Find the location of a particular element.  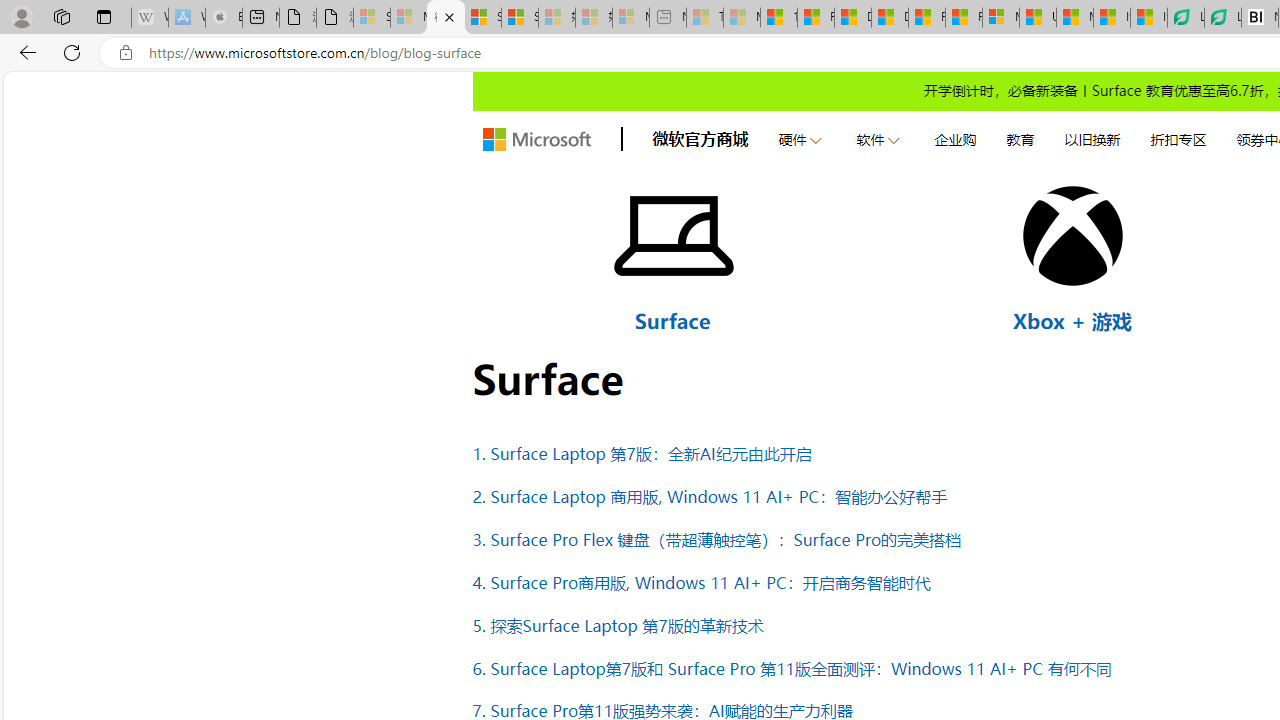

'Microsoft' is located at coordinates (536, 139).